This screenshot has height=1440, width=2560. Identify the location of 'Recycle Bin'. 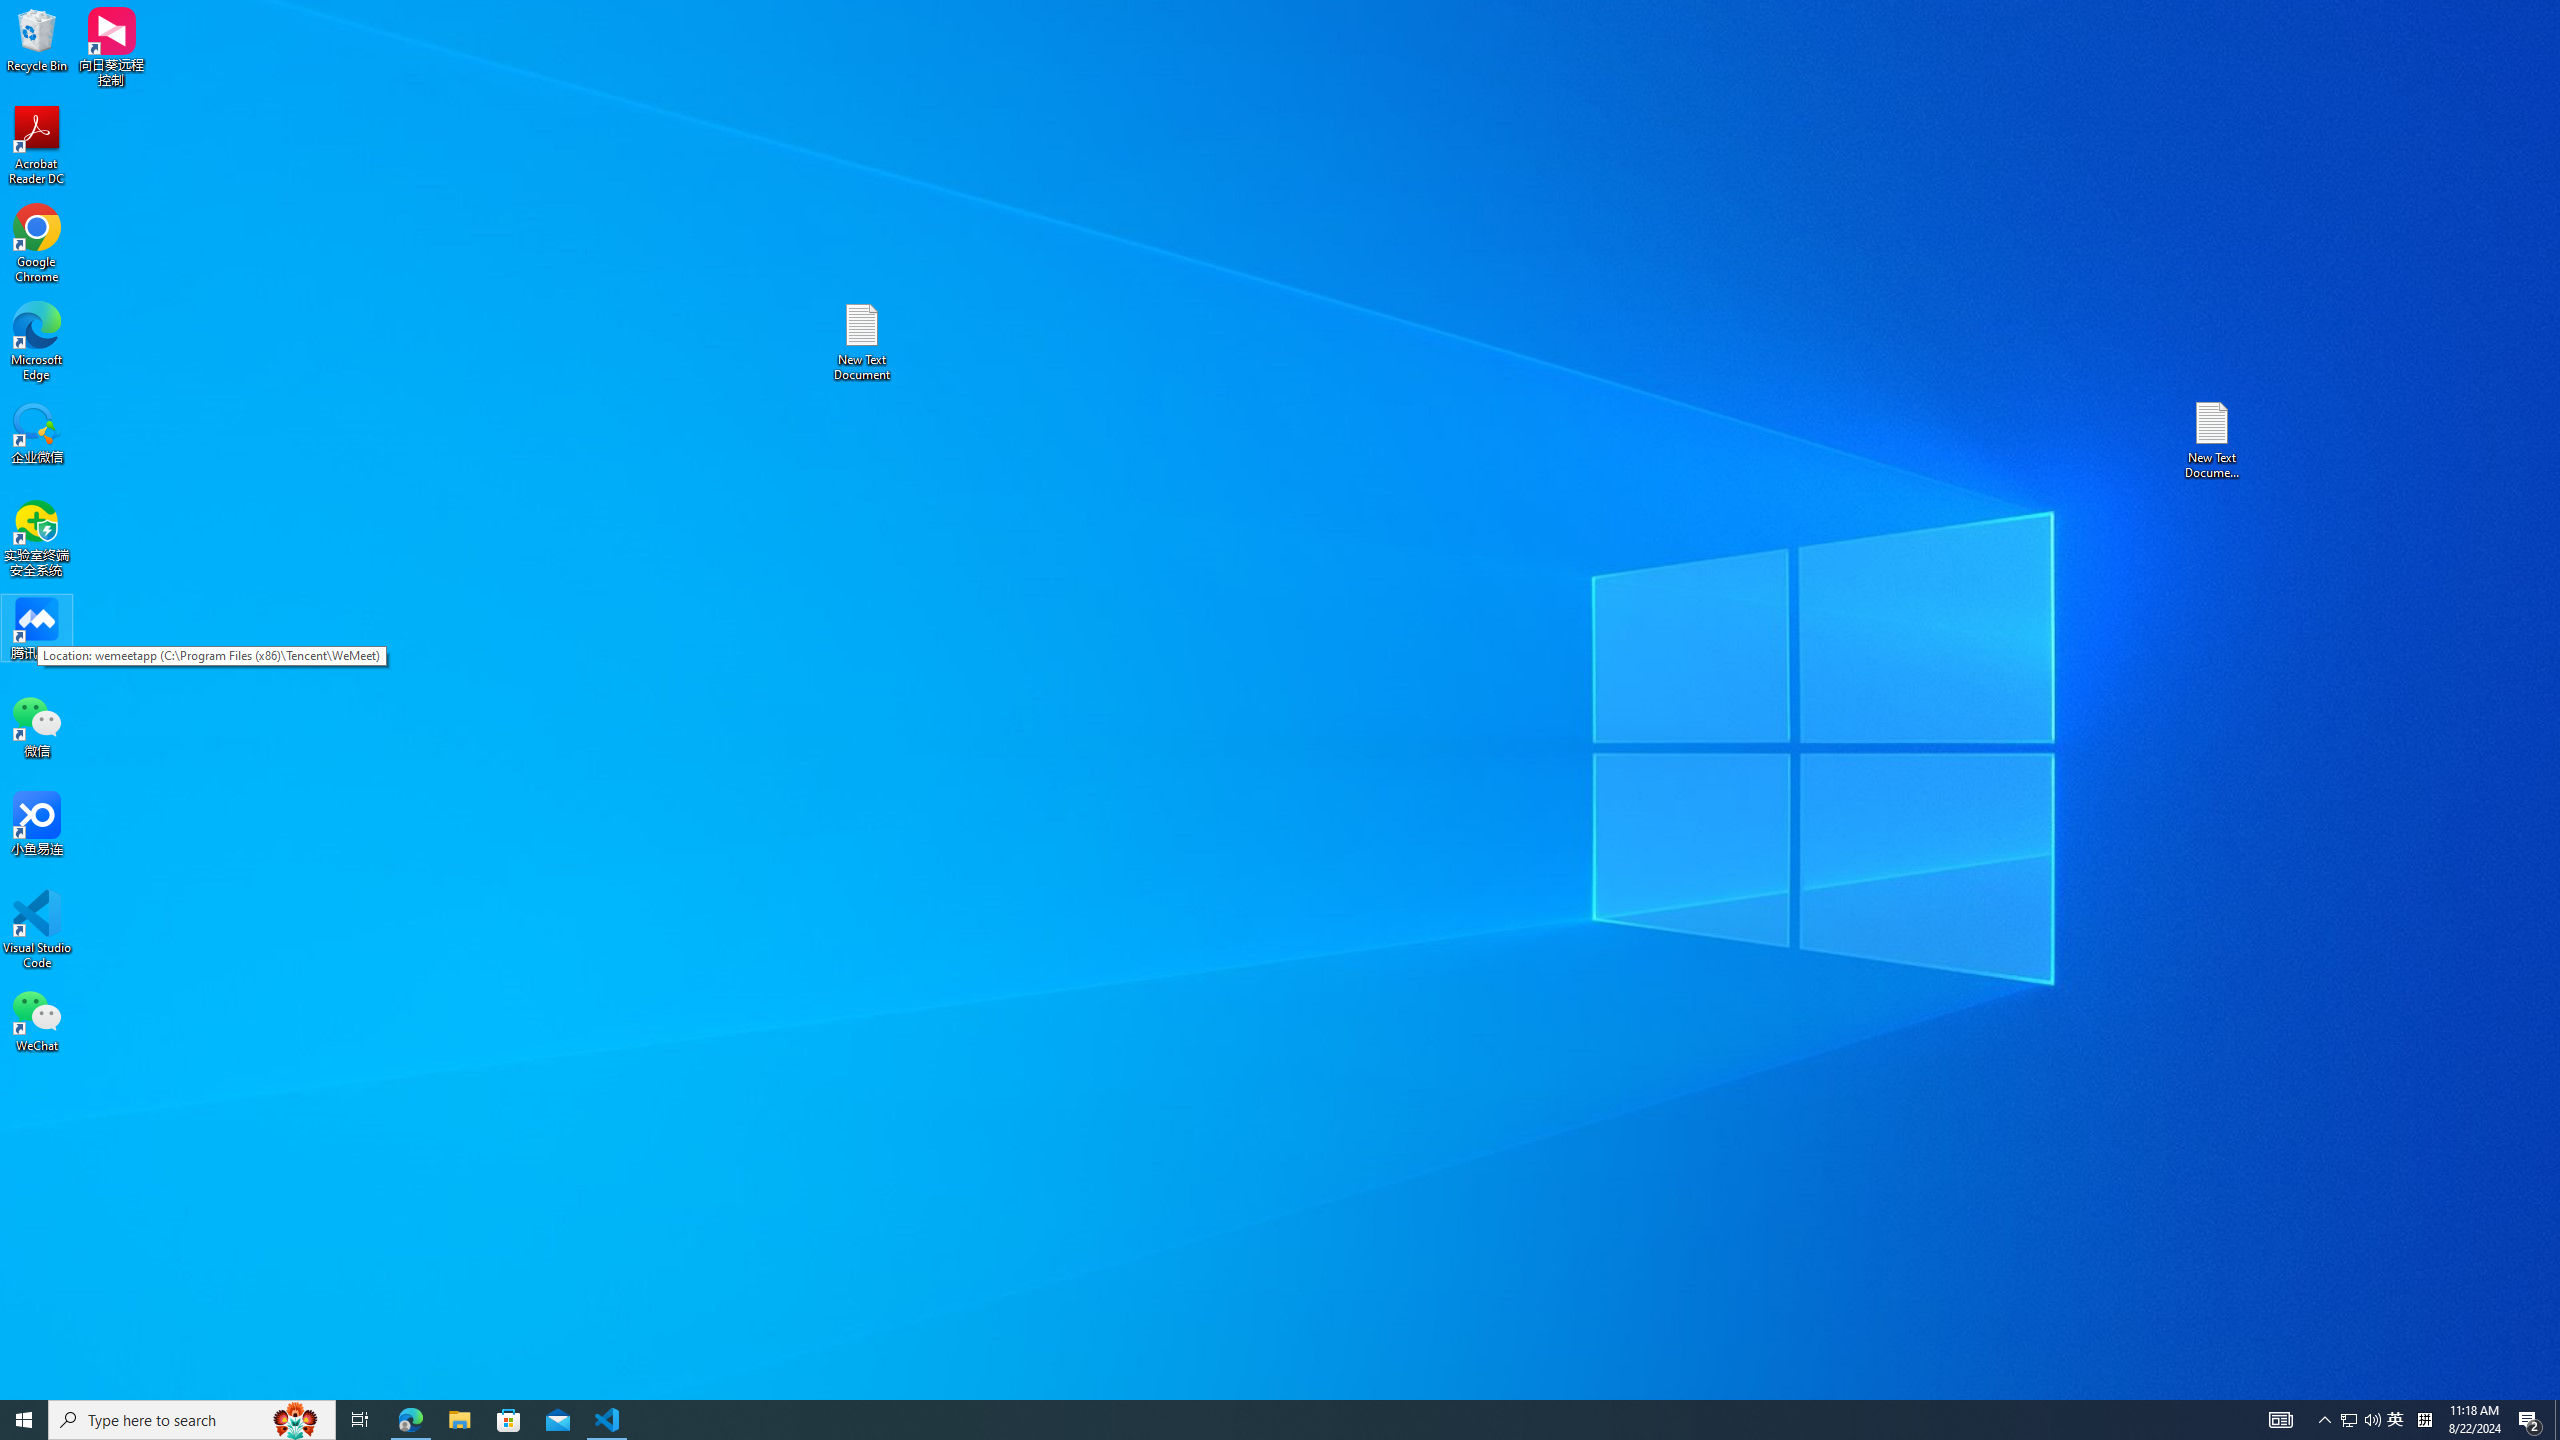
(36, 38).